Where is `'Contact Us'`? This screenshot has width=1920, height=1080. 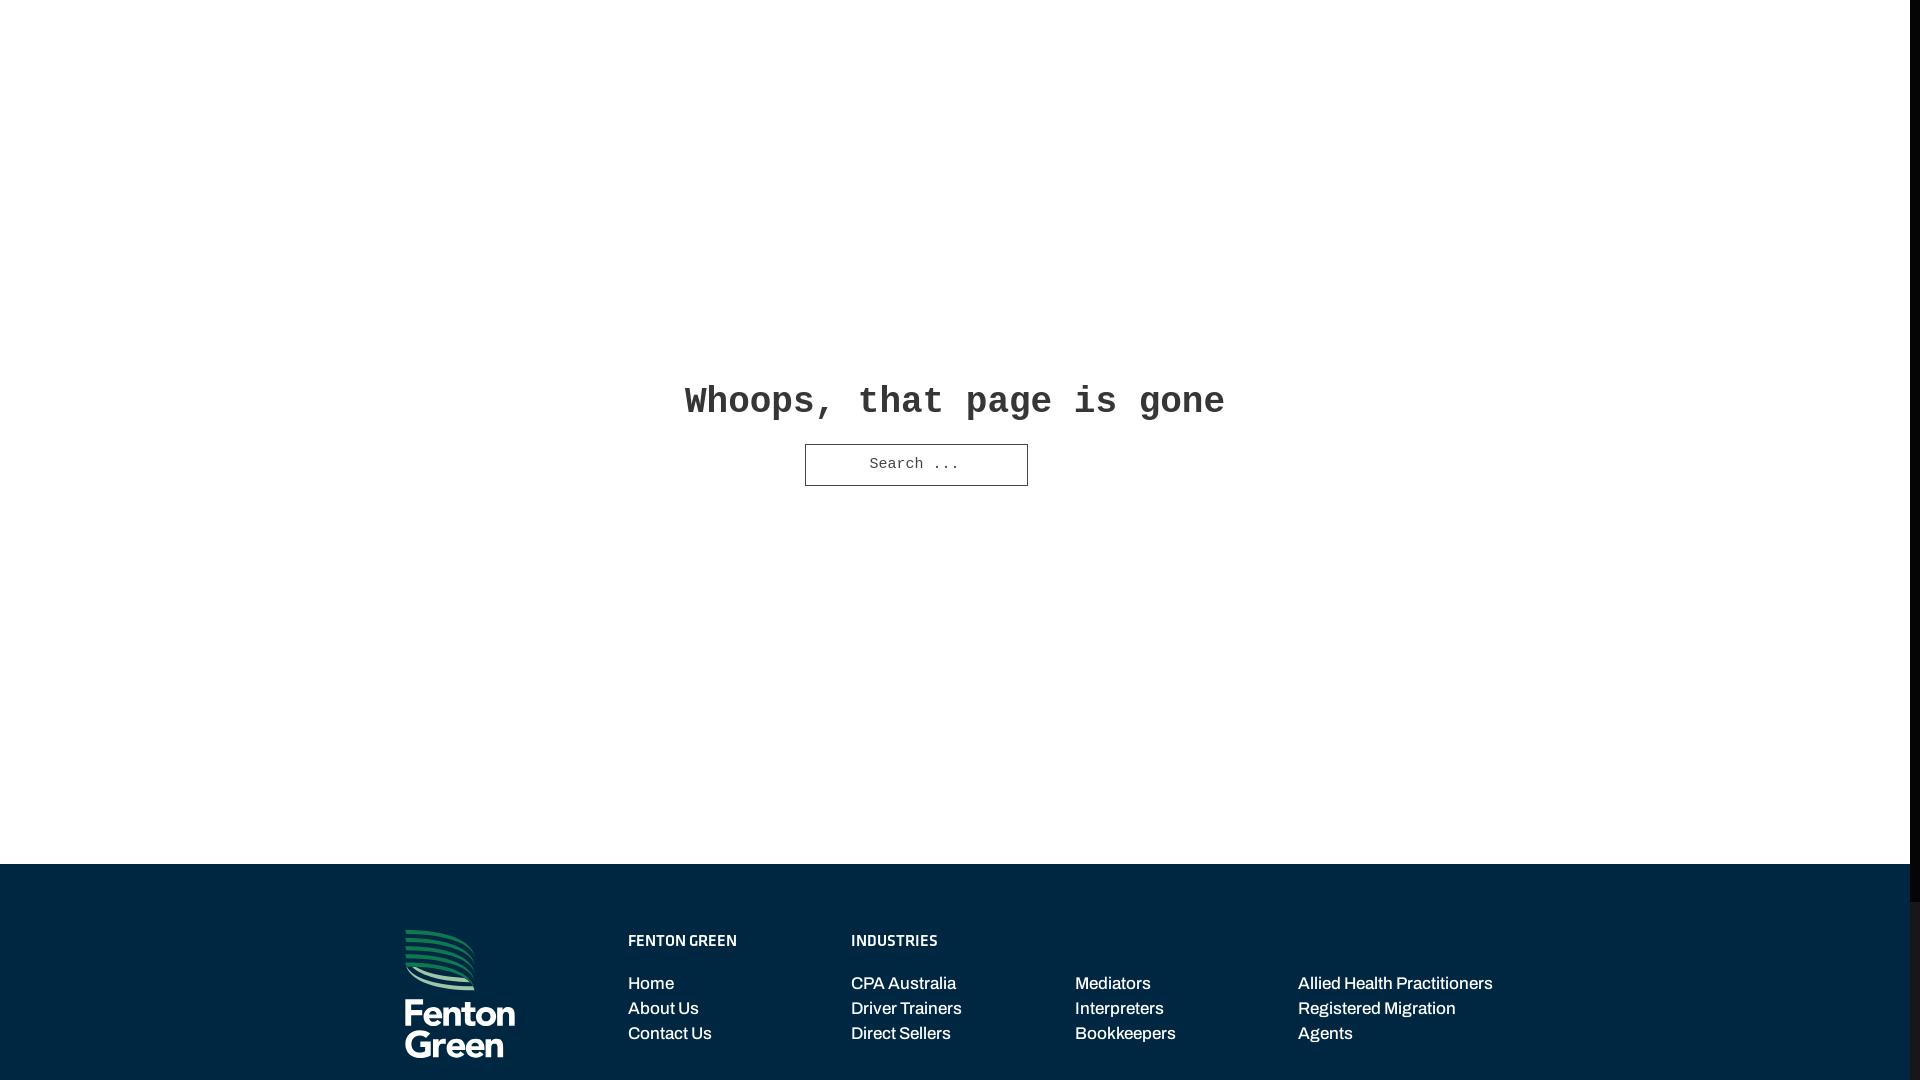
'Contact Us' is located at coordinates (670, 1033).